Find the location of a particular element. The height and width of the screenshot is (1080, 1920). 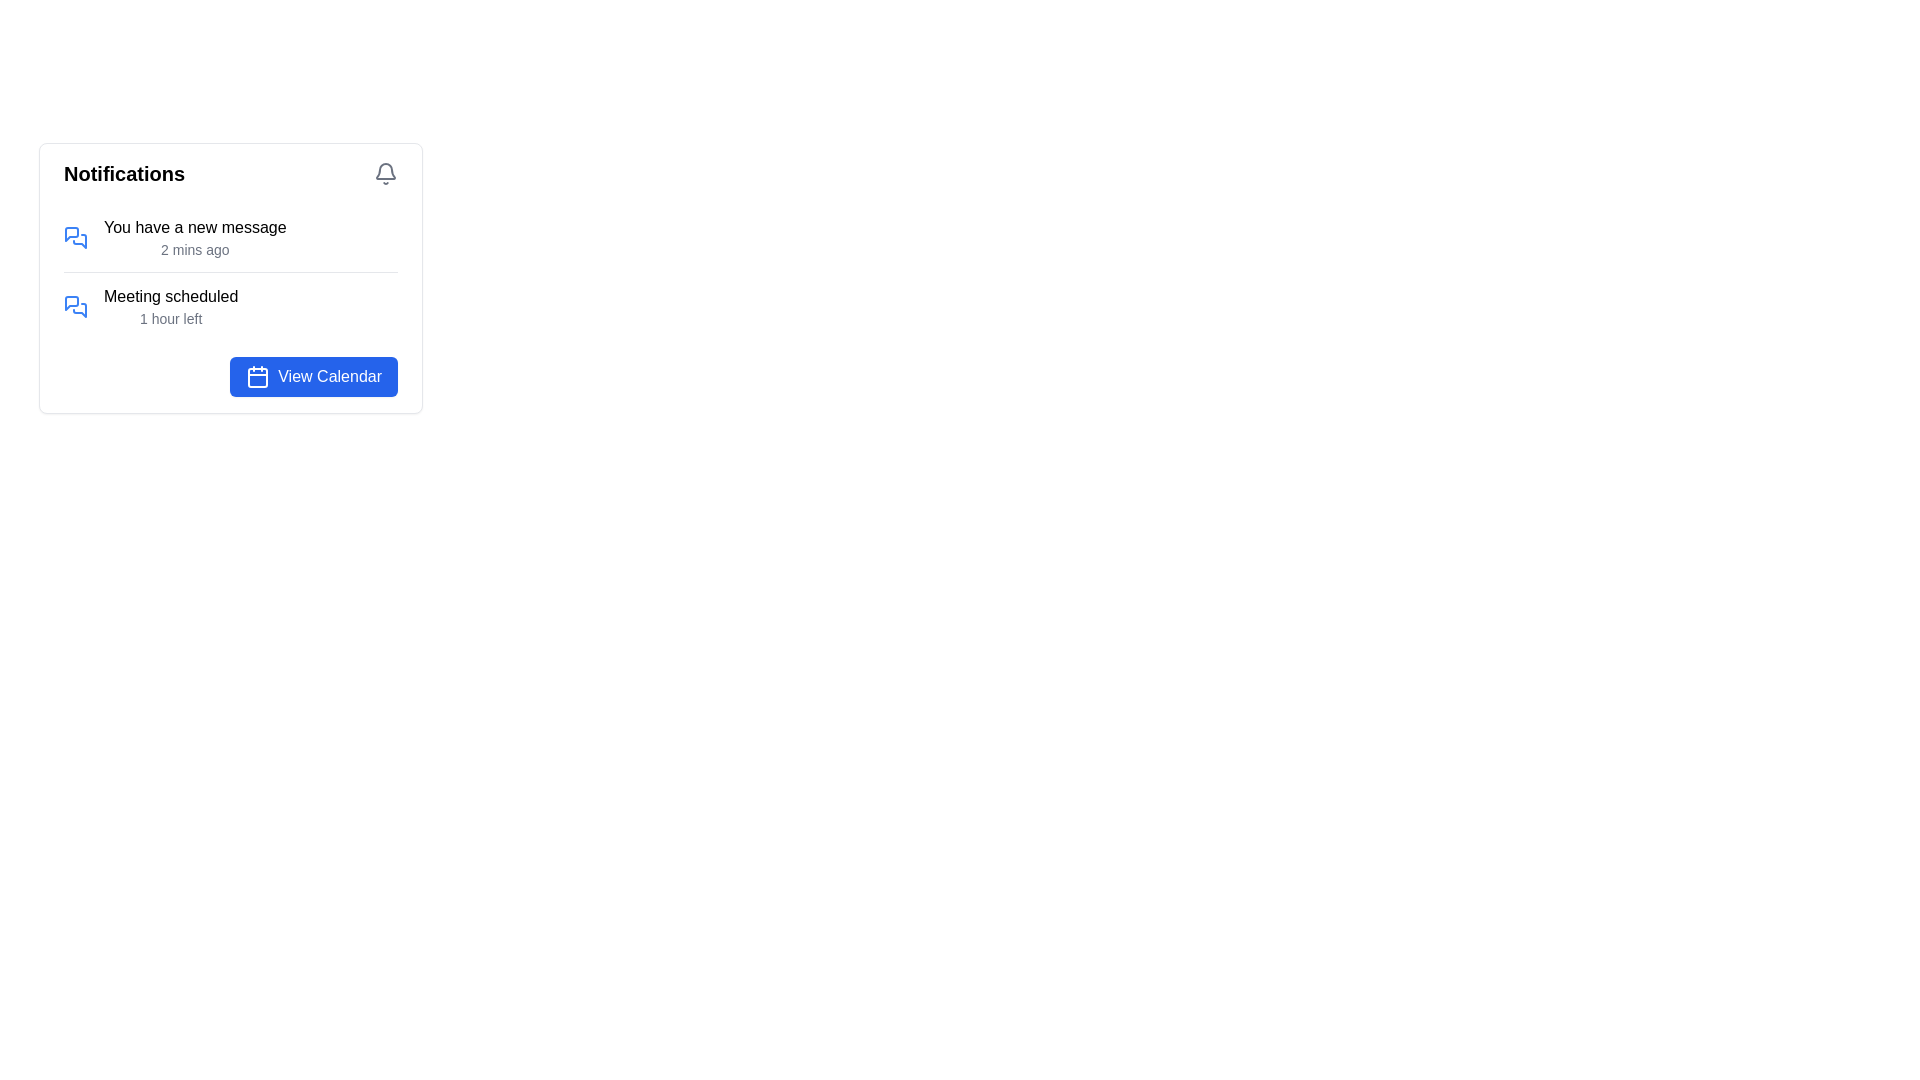

the text label within the button that signifies its action to navigate to the calendar view, located centrally adjacent to a calendar icon is located at coordinates (330, 377).